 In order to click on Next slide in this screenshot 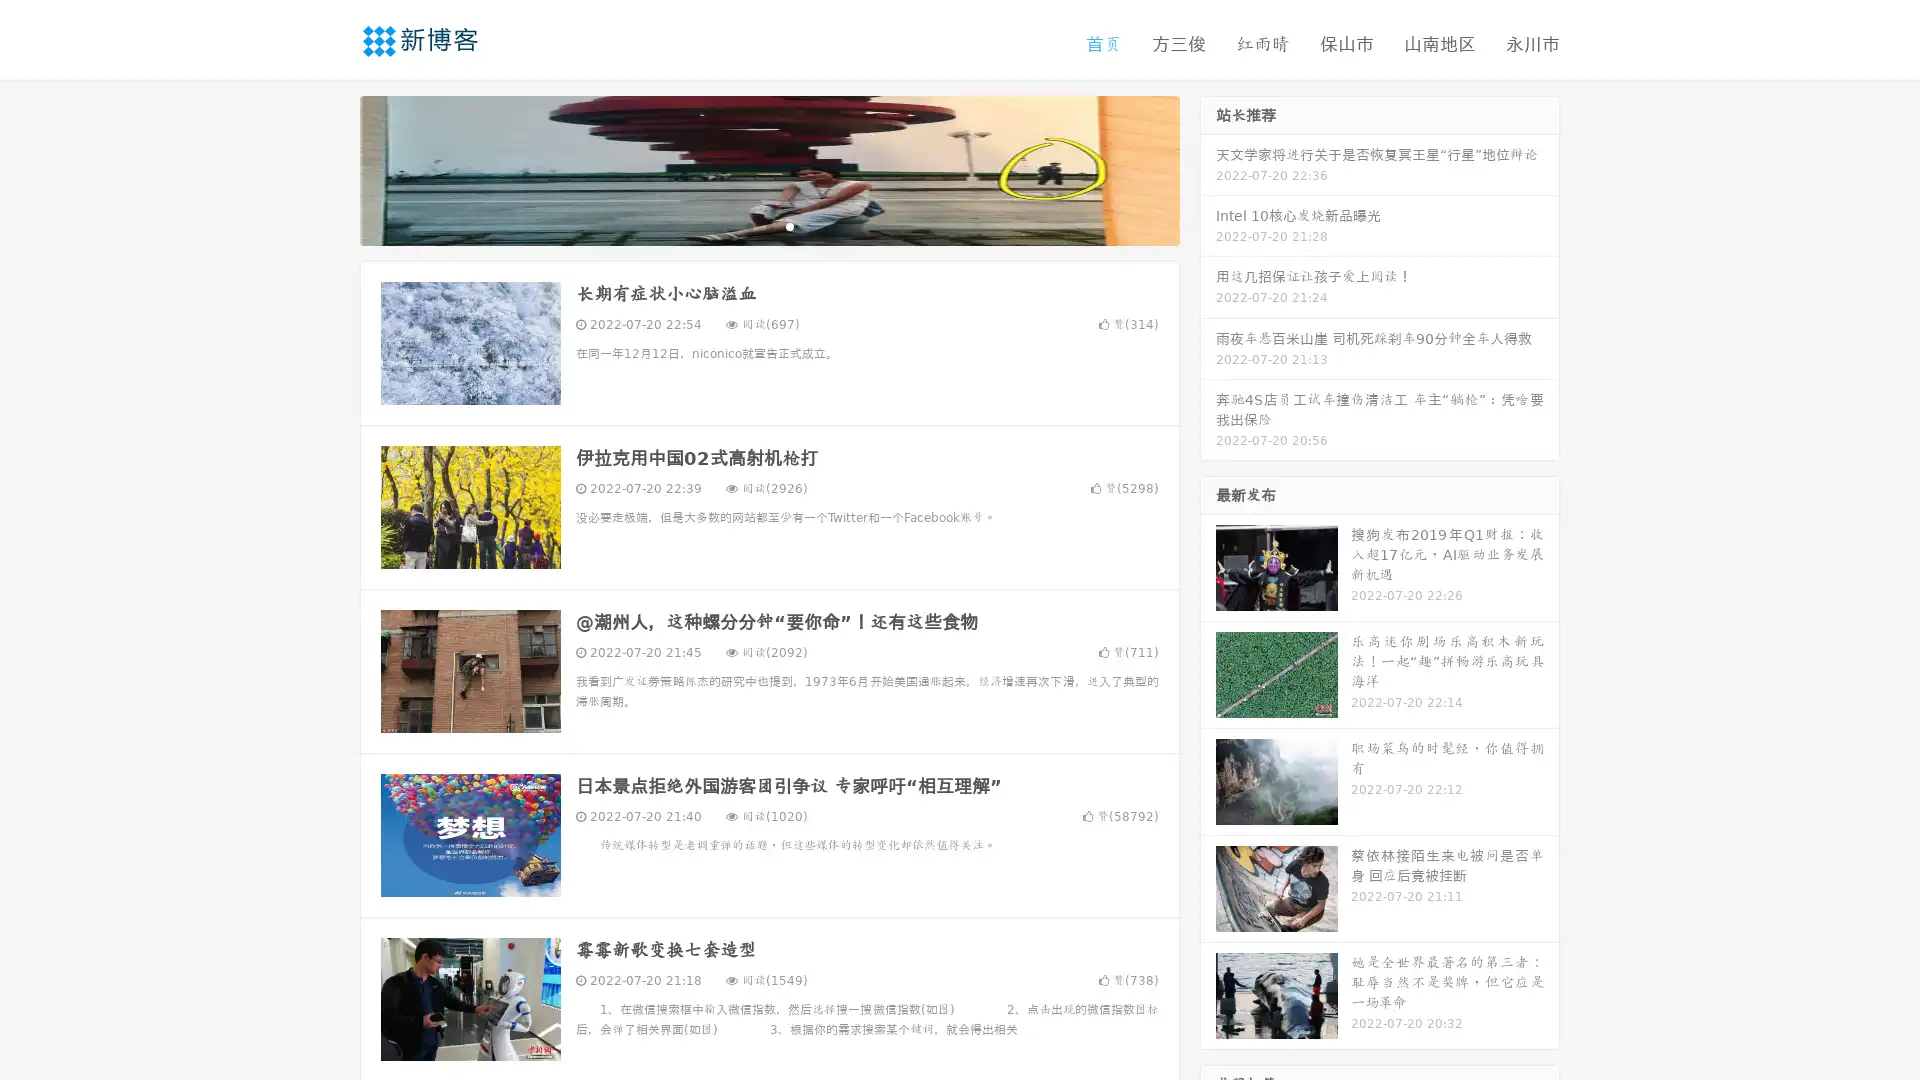, I will do `click(1208, 168)`.